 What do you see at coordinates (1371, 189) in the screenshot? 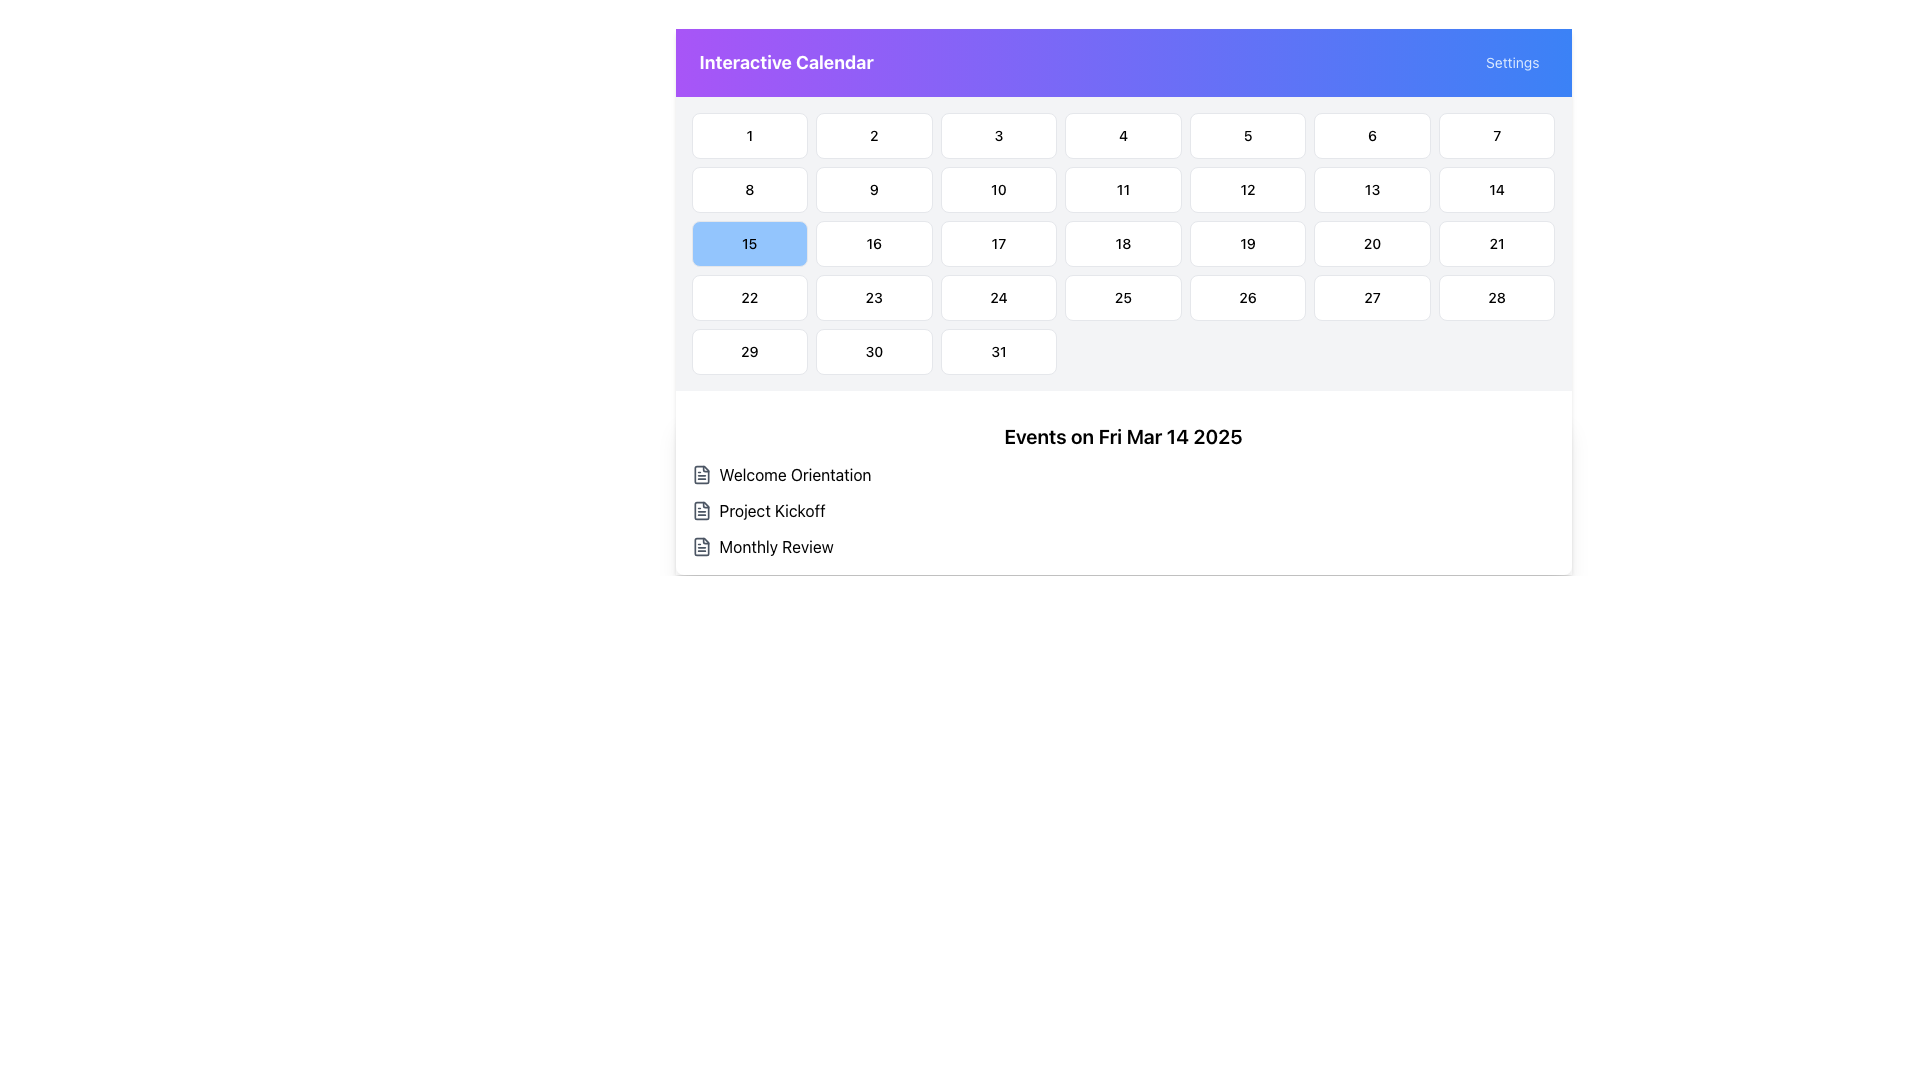
I see `the date '13' in the calendar interface` at bounding box center [1371, 189].